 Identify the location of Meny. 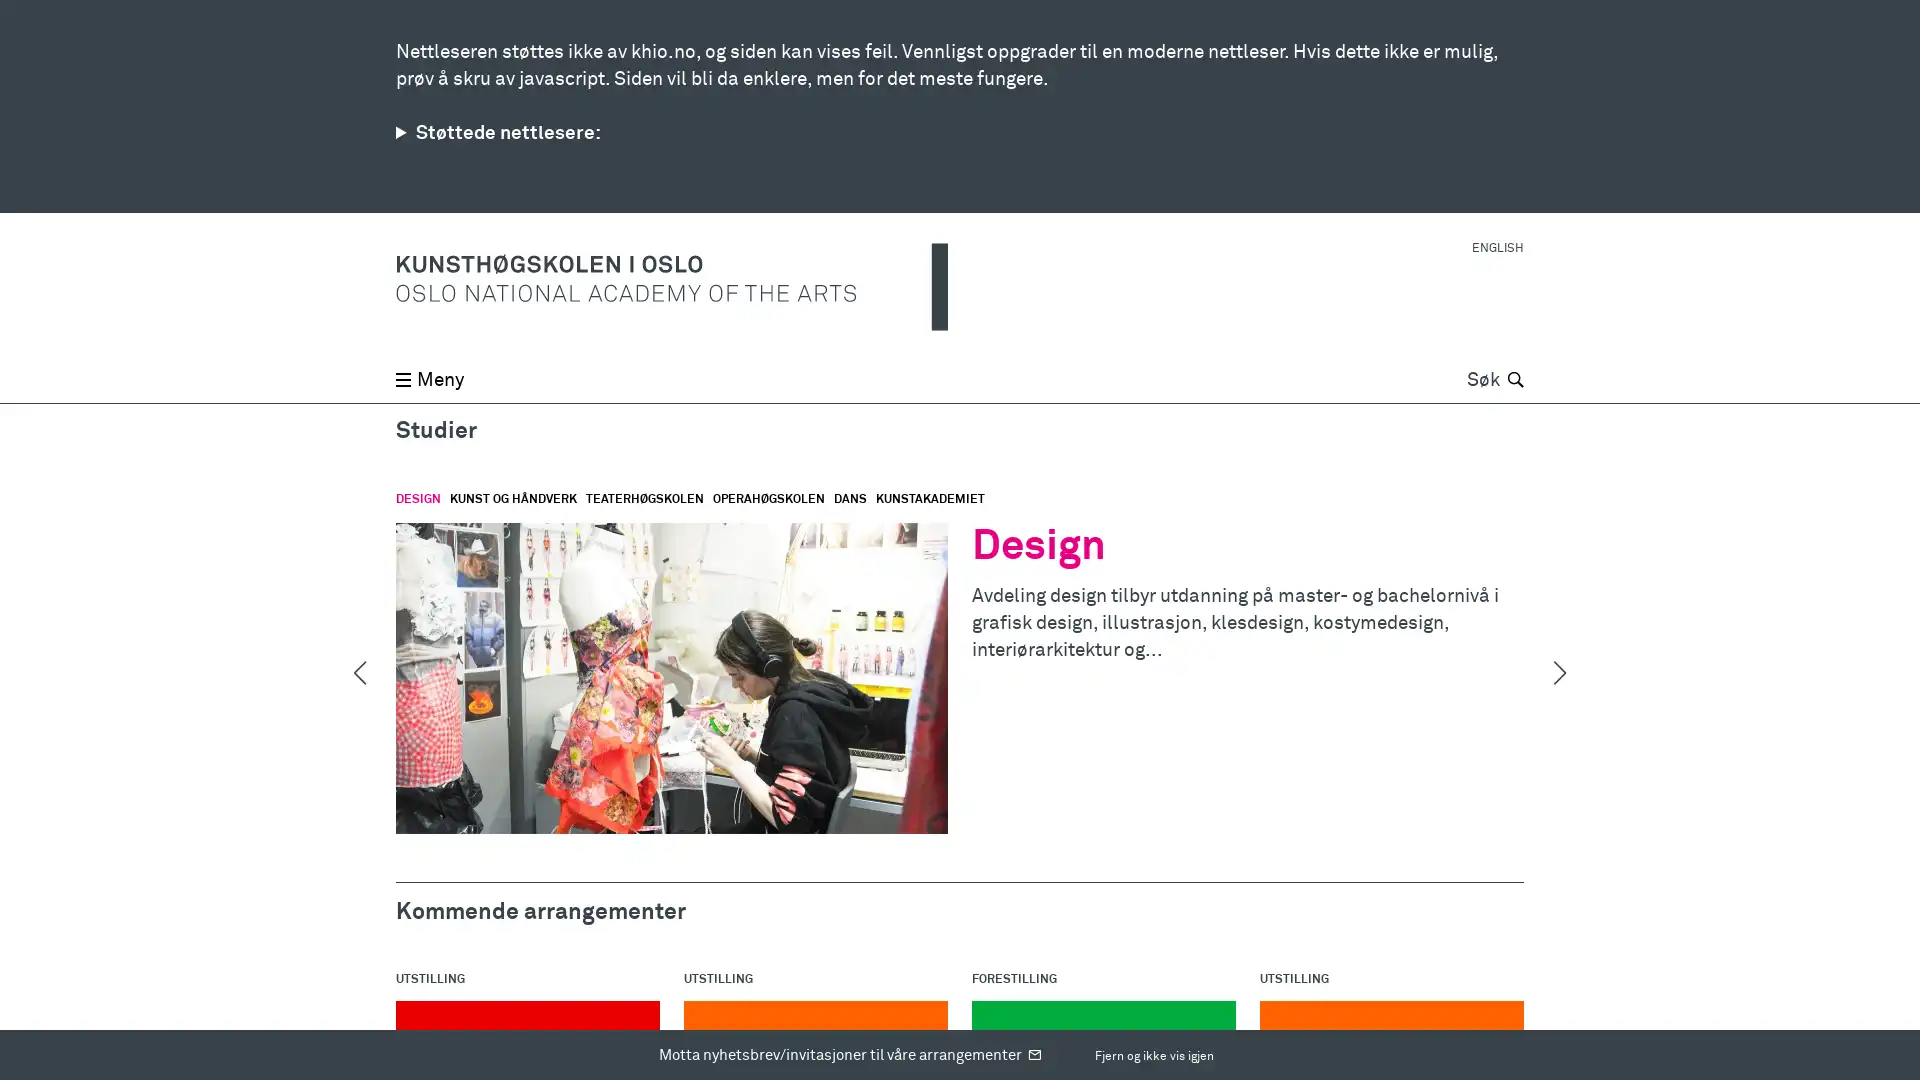
(429, 380).